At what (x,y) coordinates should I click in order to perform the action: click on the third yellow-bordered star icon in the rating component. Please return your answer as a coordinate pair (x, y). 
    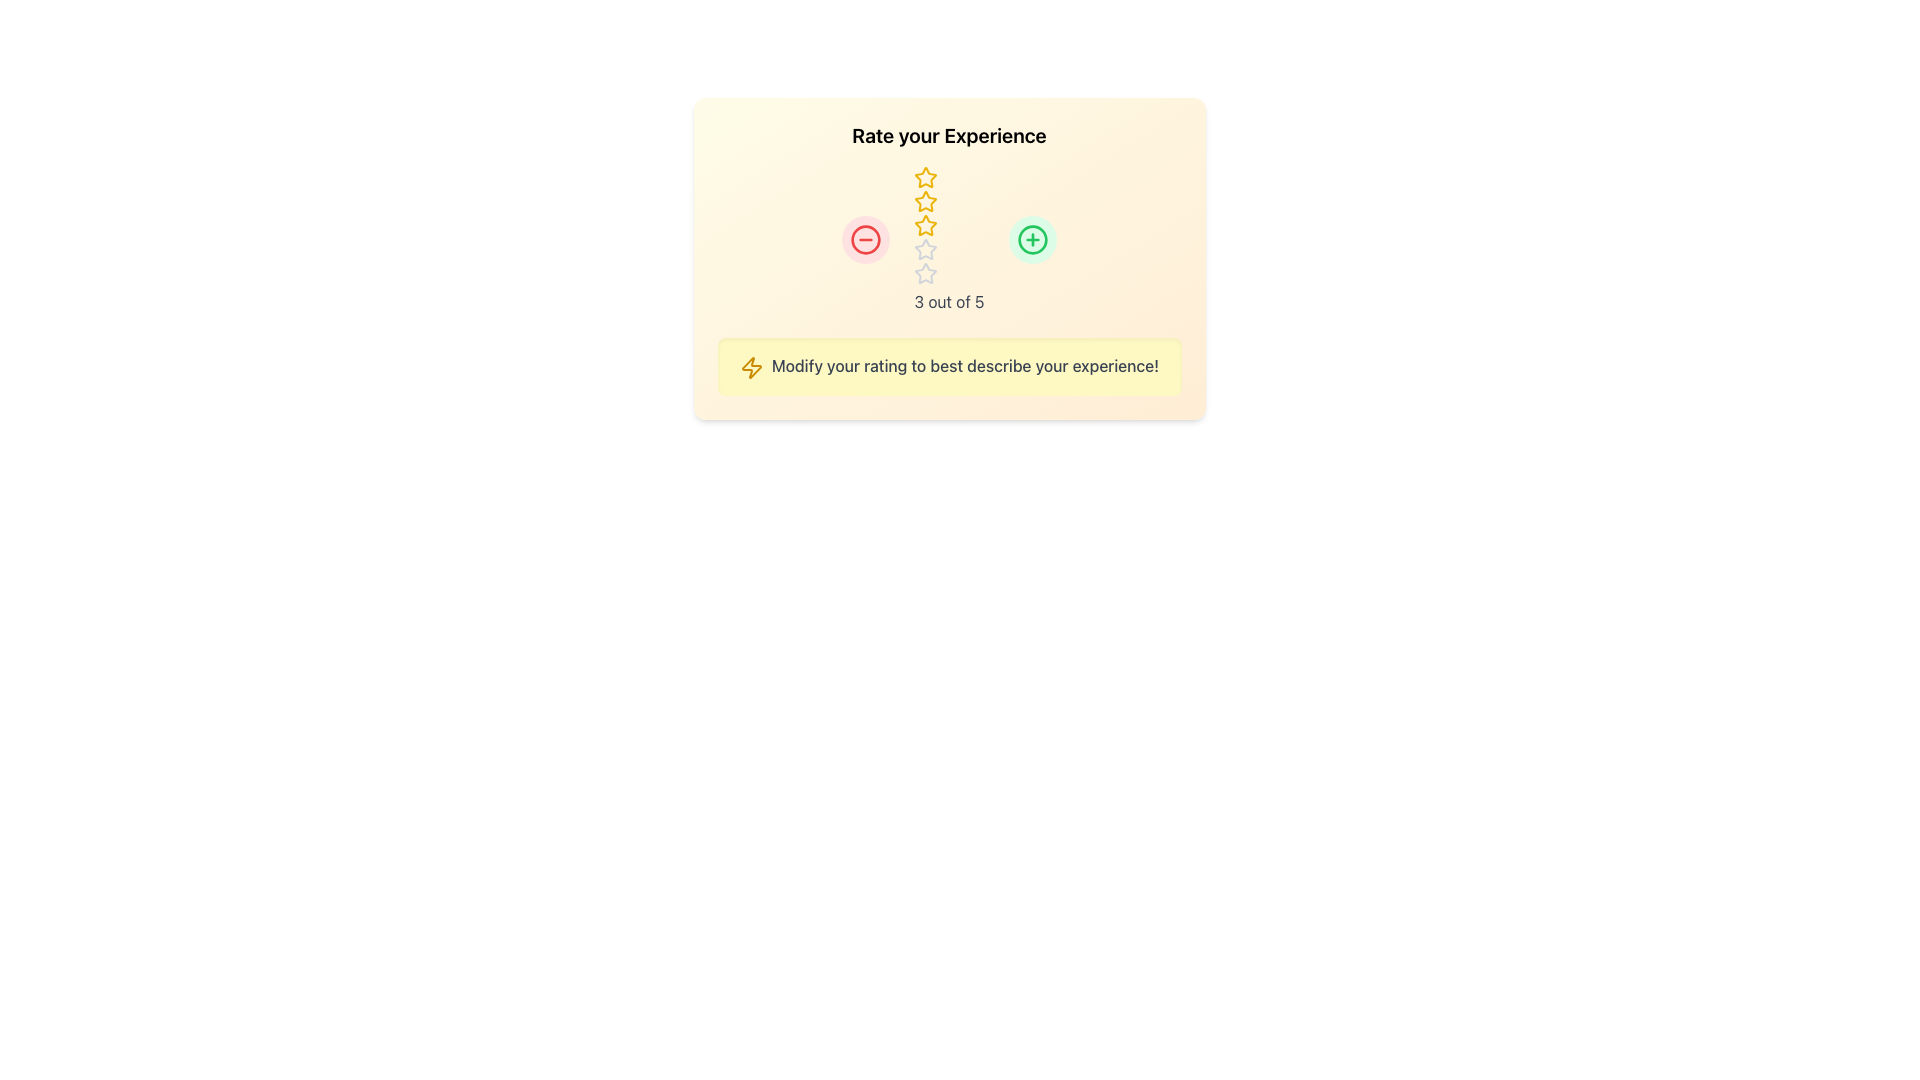
    Looking at the image, I should click on (925, 225).